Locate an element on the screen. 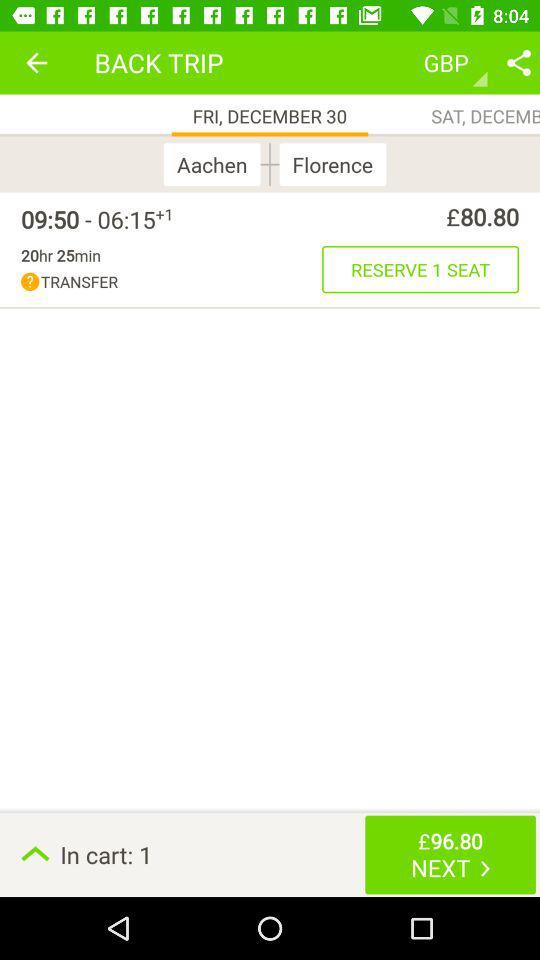 The height and width of the screenshot is (960, 540). icon above the 09 50 06 is located at coordinates (36, 62).